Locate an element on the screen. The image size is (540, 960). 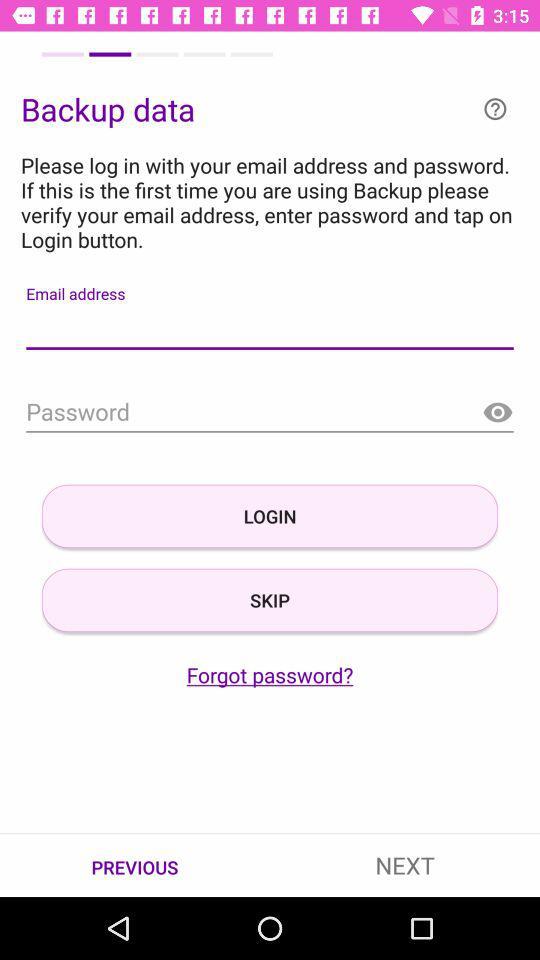
more information is located at coordinates (494, 109).